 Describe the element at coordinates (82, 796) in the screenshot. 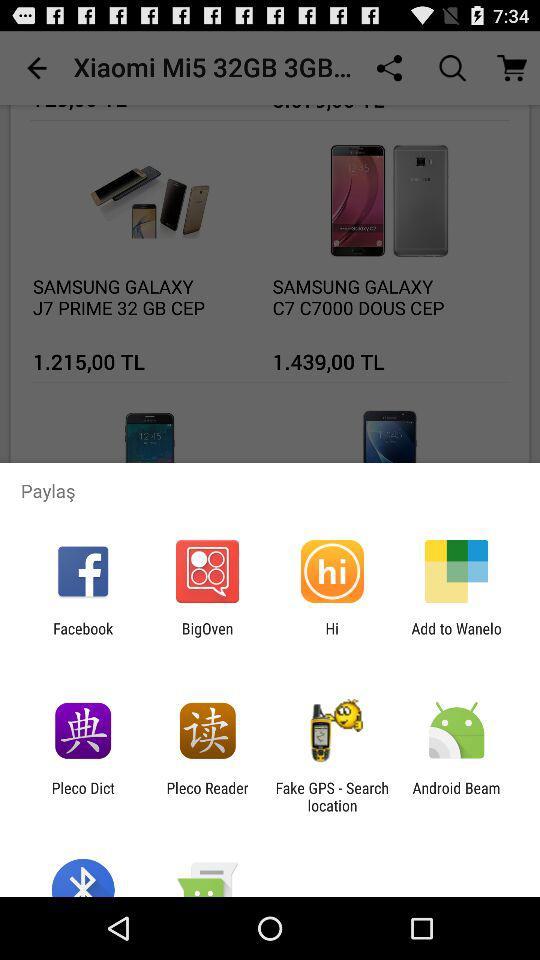

I see `icon next to pleco reader icon` at that location.